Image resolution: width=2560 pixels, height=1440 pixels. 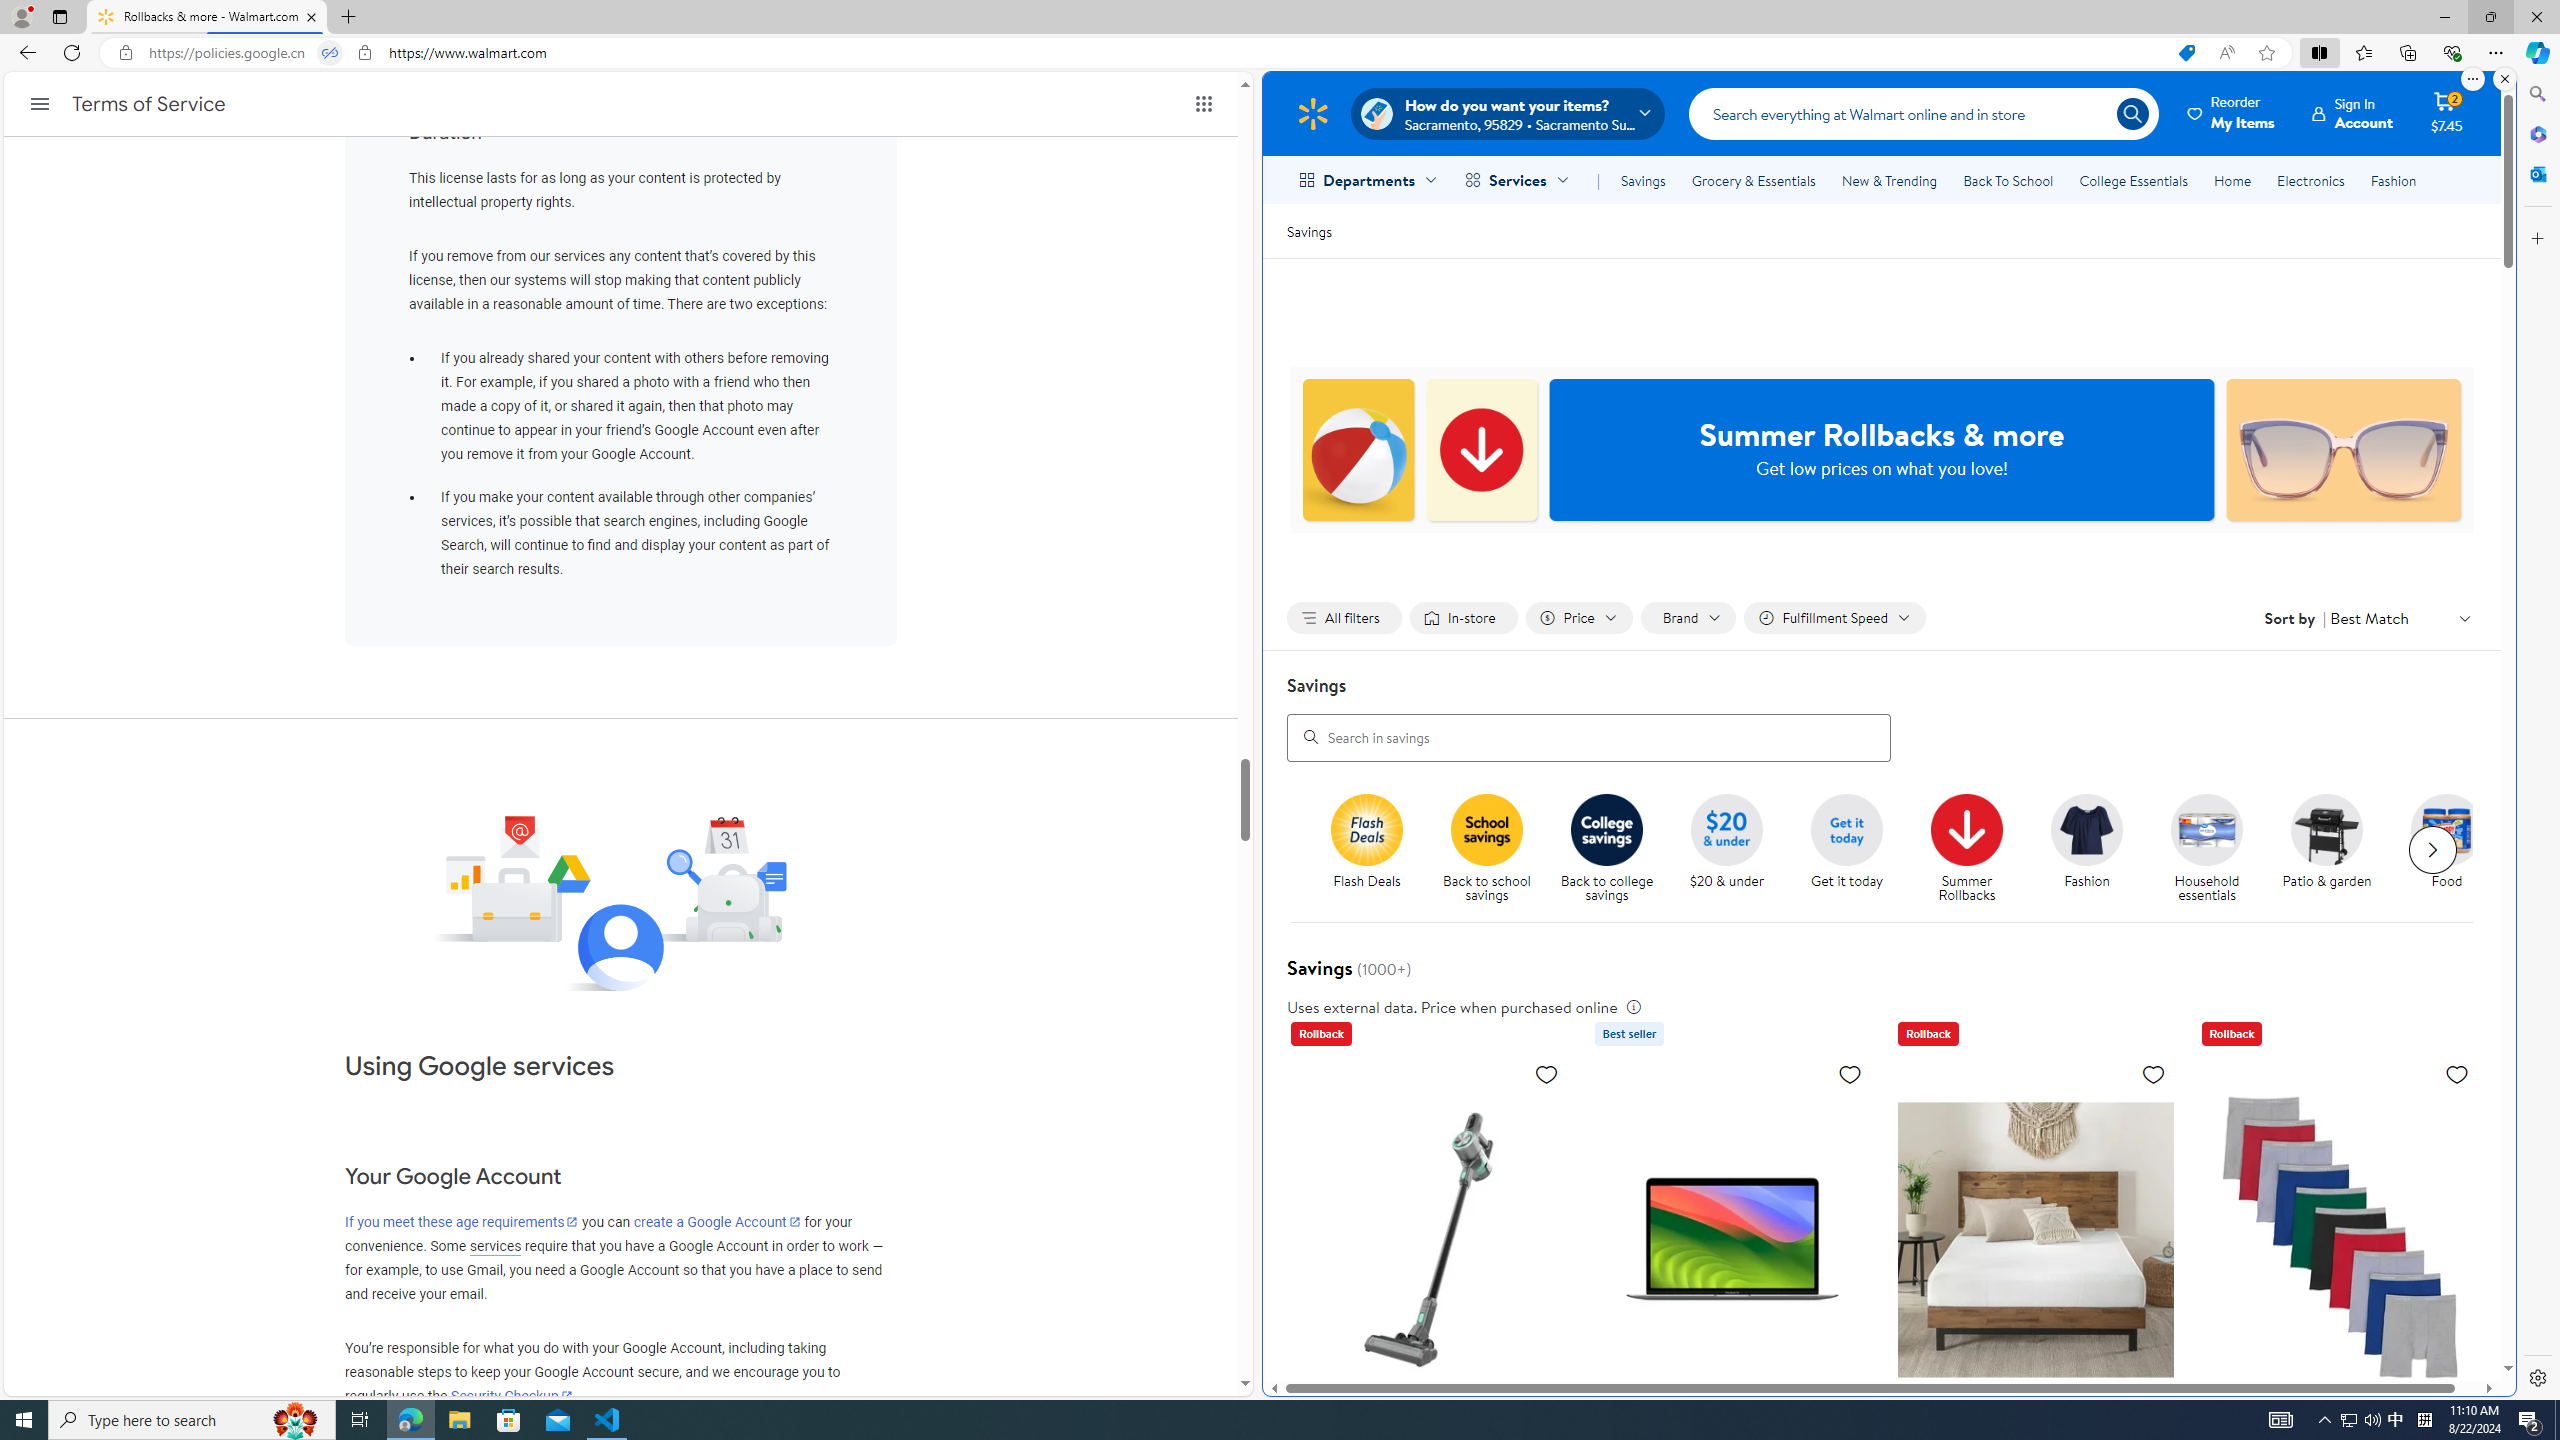 What do you see at coordinates (2535, 93) in the screenshot?
I see `'Close Search pane'` at bounding box center [2535, 93].